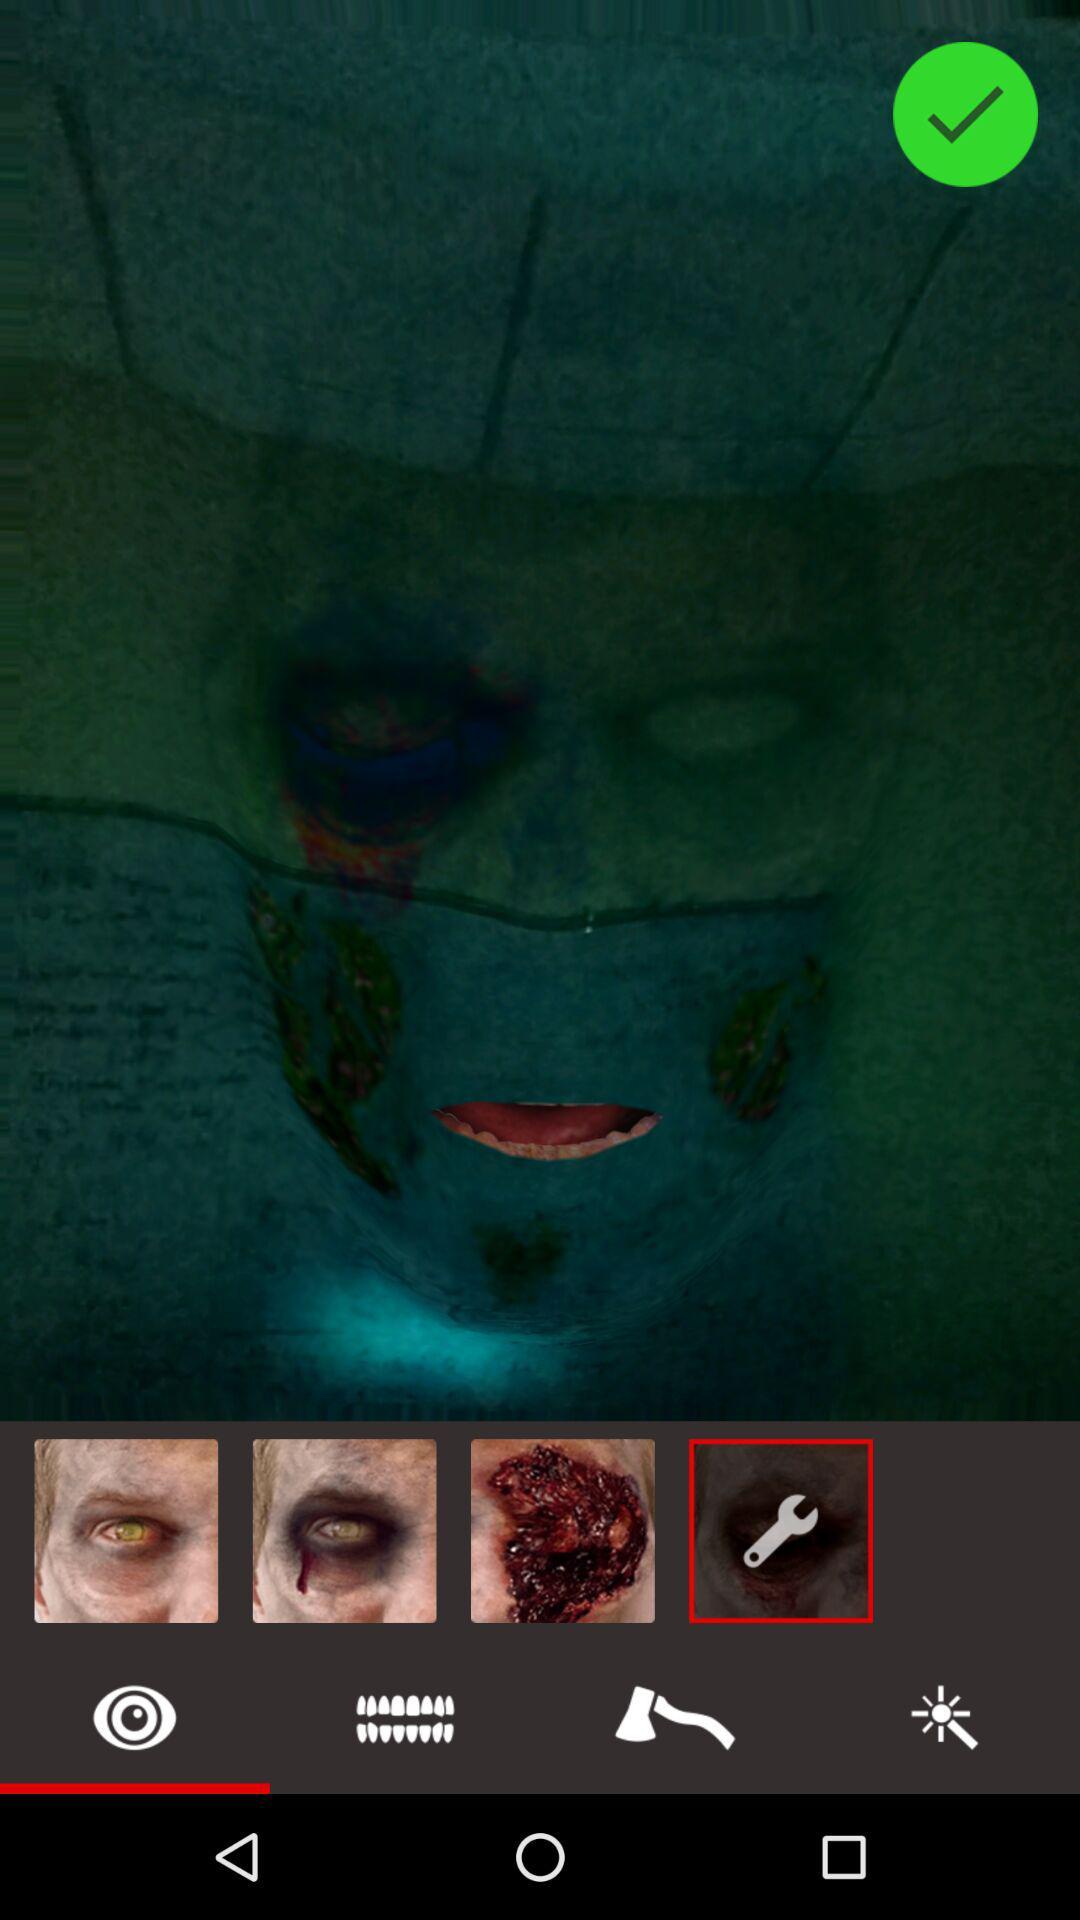 Image resolution: width=1080 pixels, height=1920 pixels. Describe the element at coordinates (405, 1716) in the screenshot. I see `the list icon` at that location.